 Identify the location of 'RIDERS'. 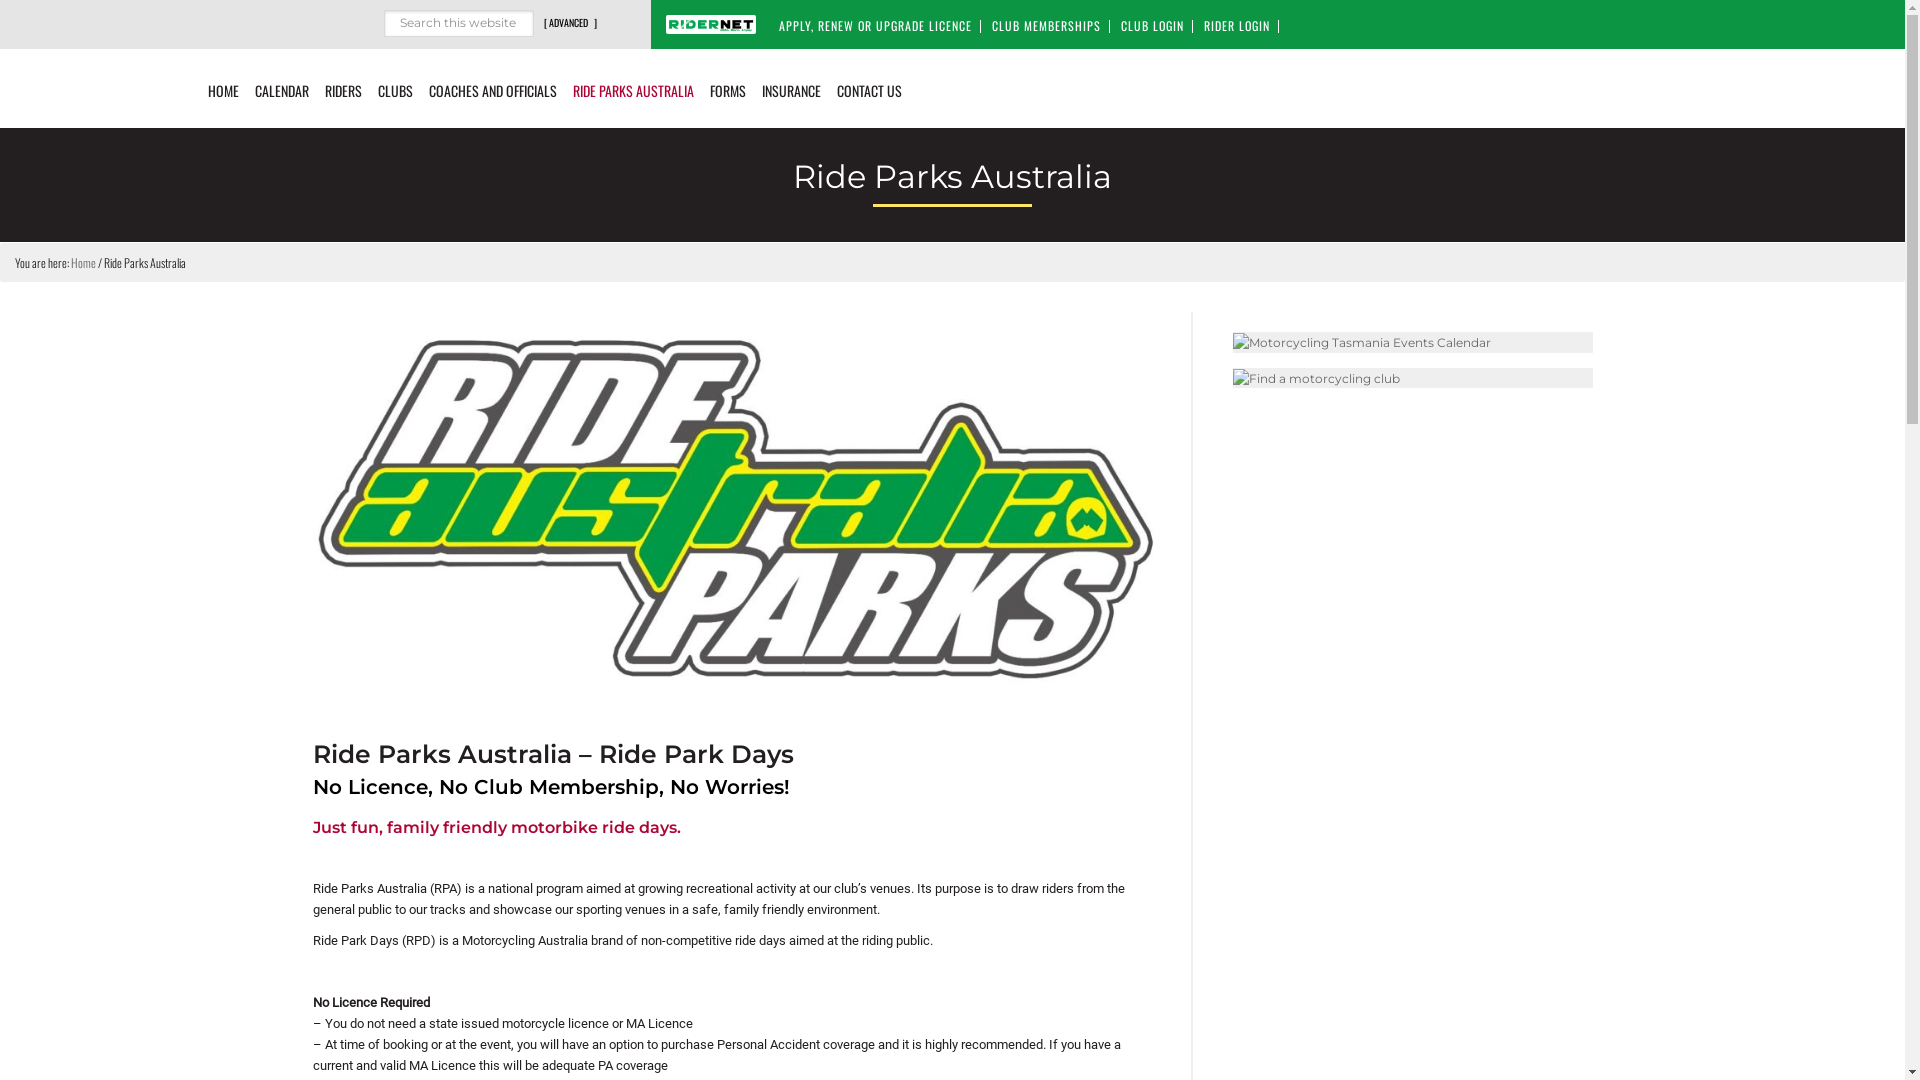
(343, 87).